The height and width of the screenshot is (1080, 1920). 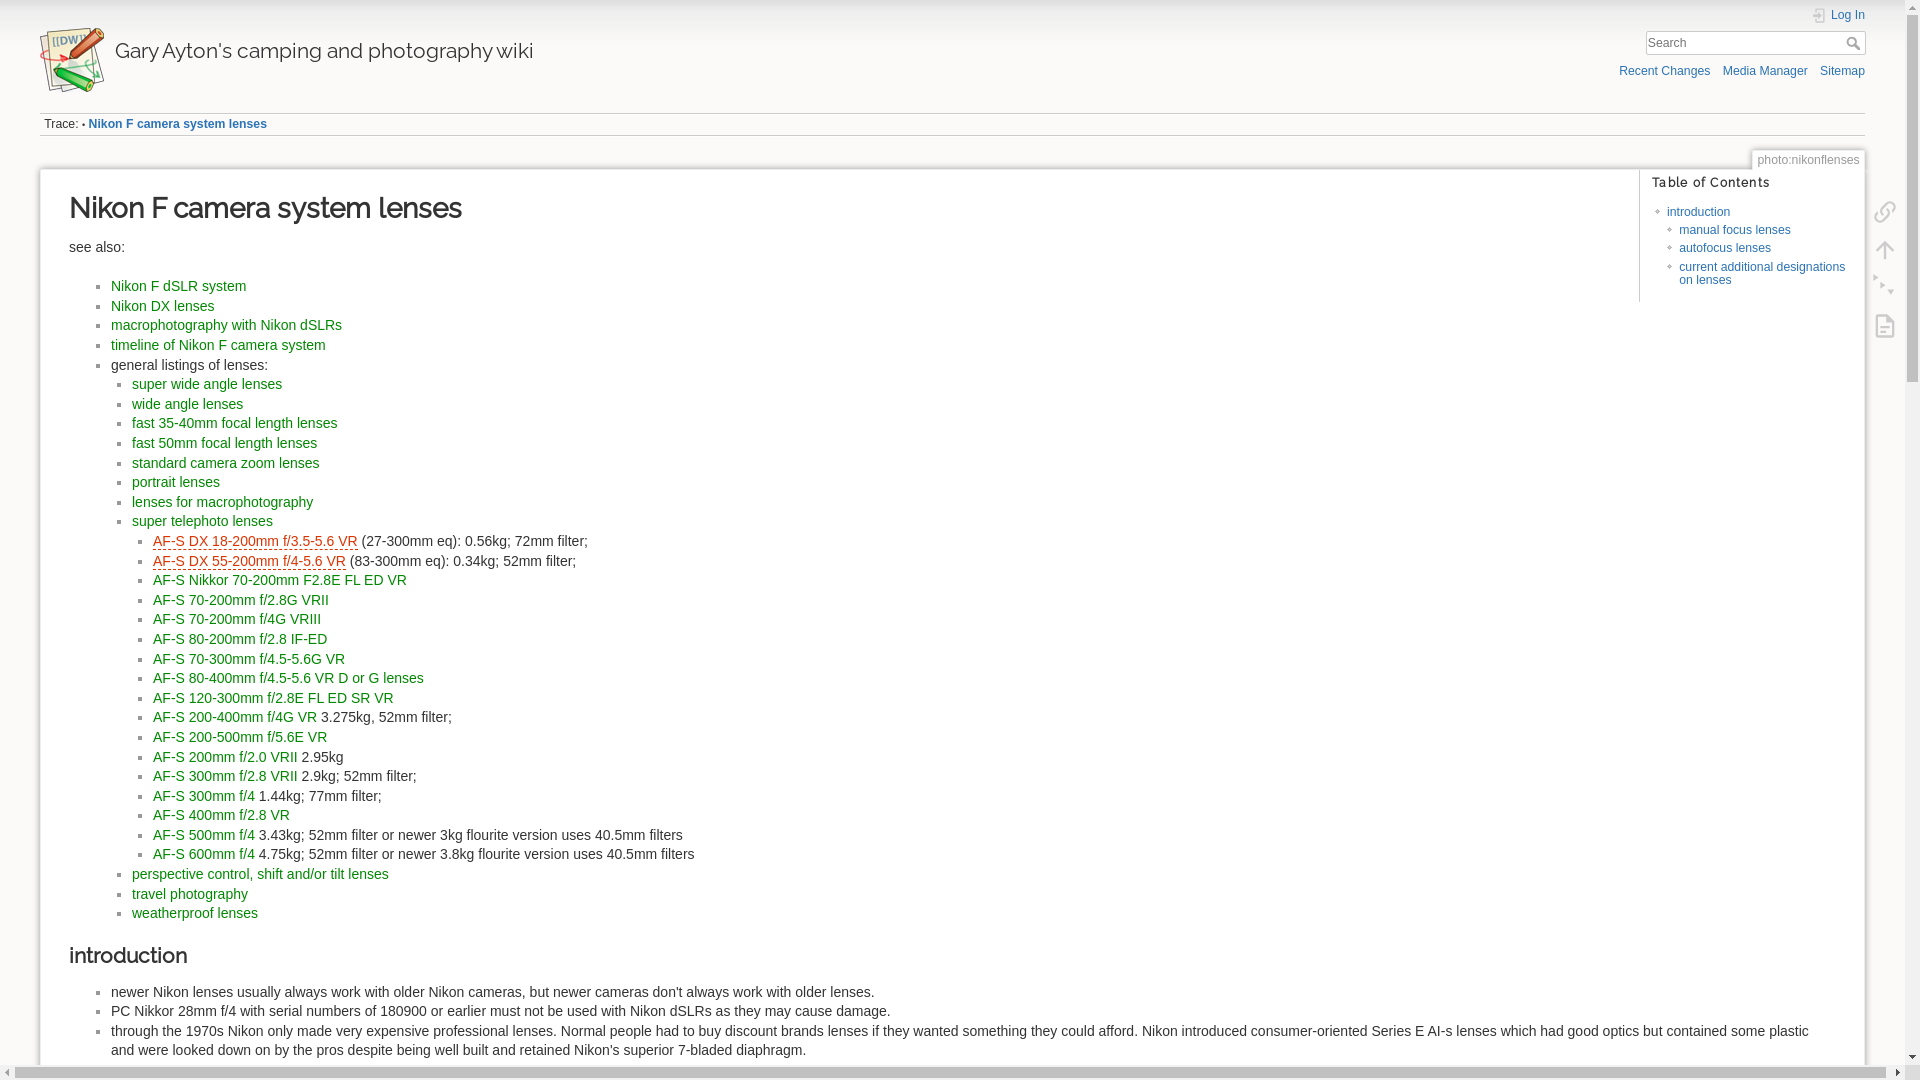 I want to click on 'wide angle lenses', so click(x=187, y=404).